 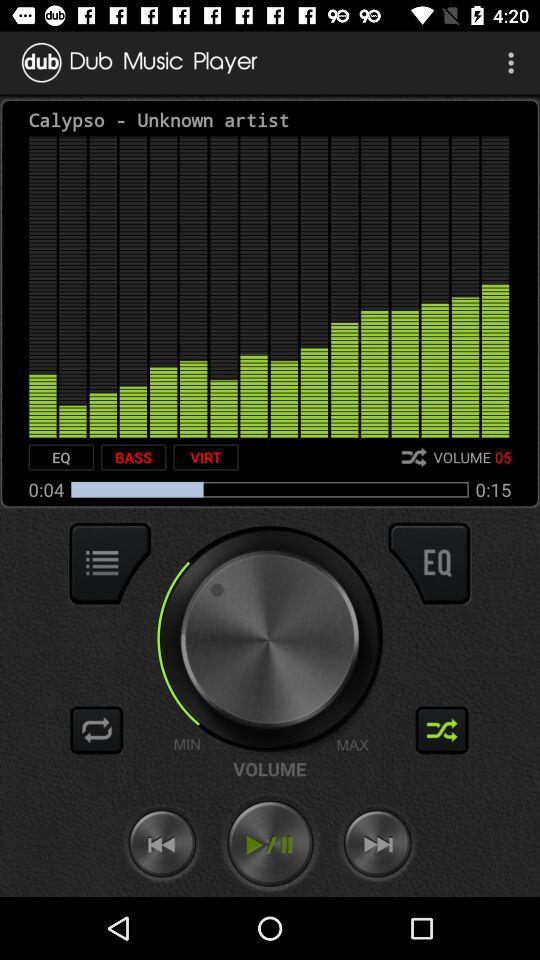 I want to click on play or pause option, so click(x=270, y=843).